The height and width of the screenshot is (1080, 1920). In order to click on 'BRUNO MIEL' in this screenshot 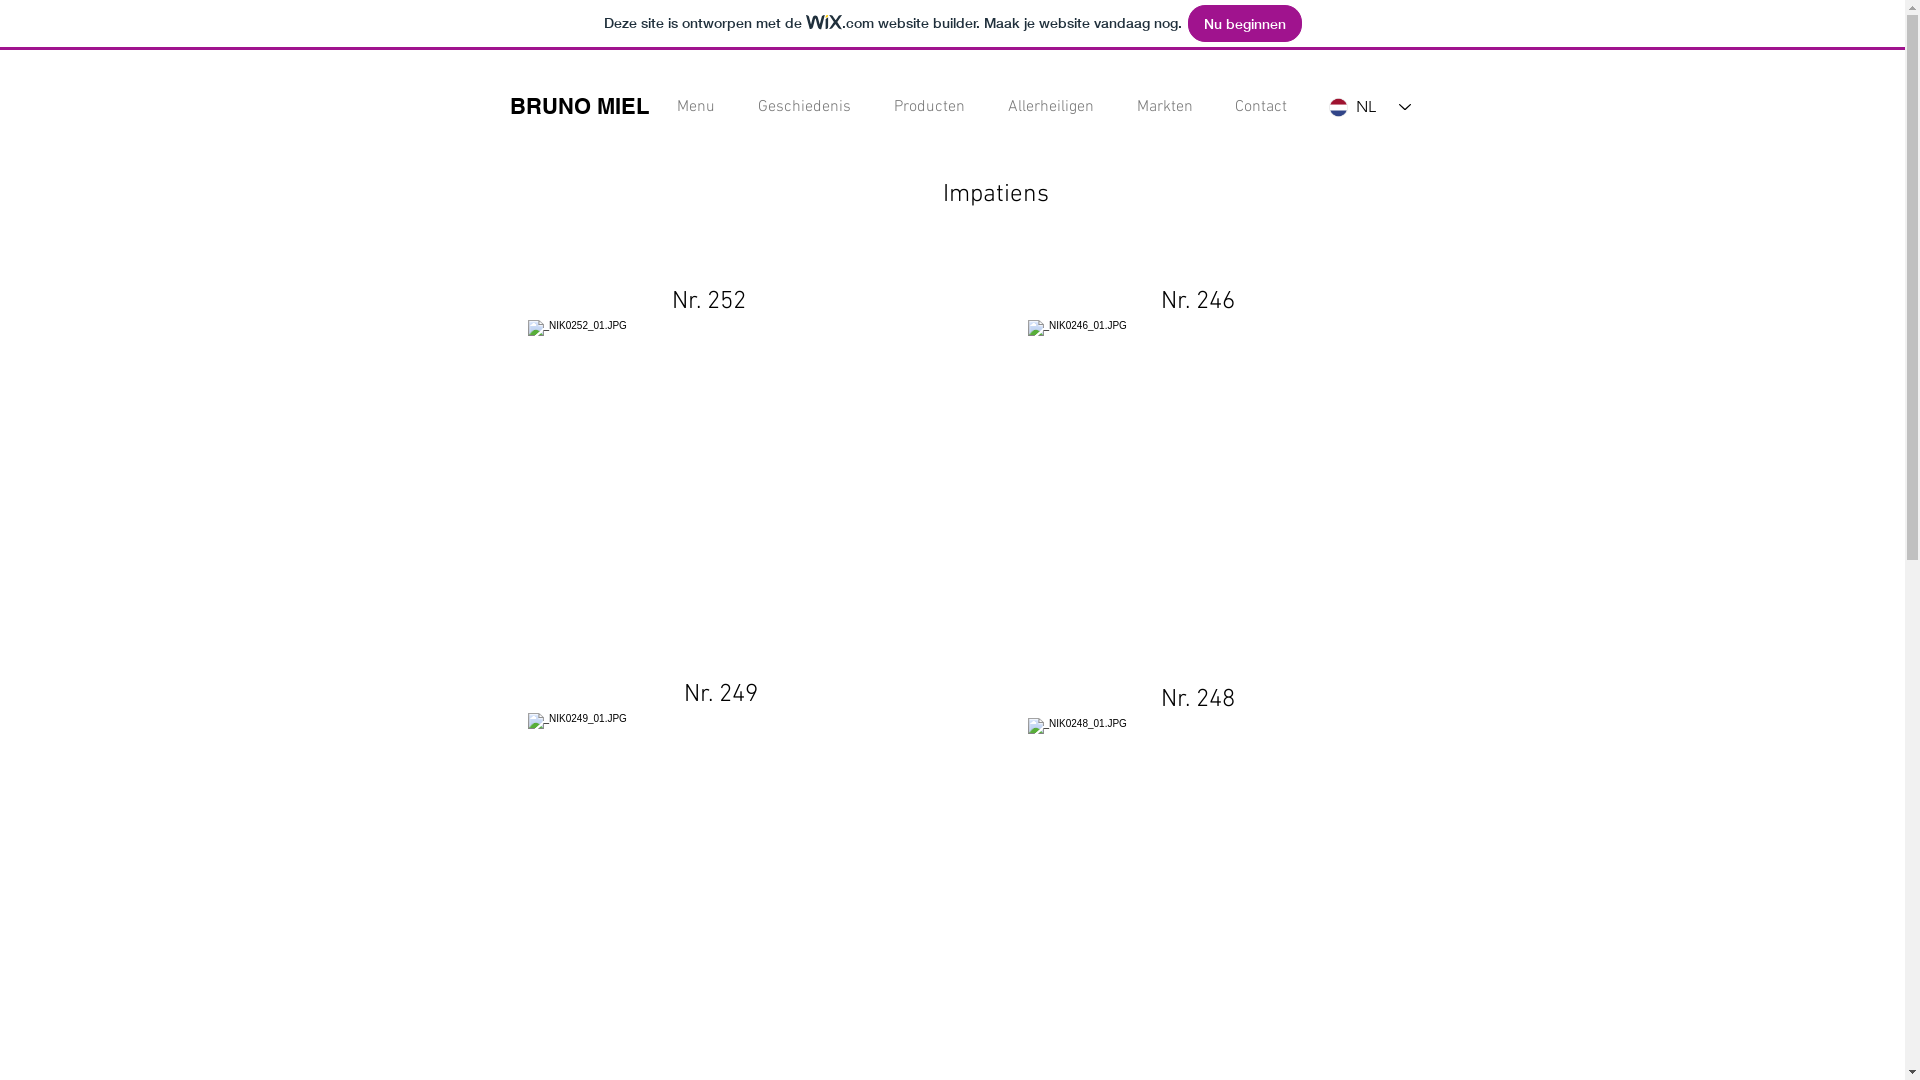, I will do `click(509, 105)`.